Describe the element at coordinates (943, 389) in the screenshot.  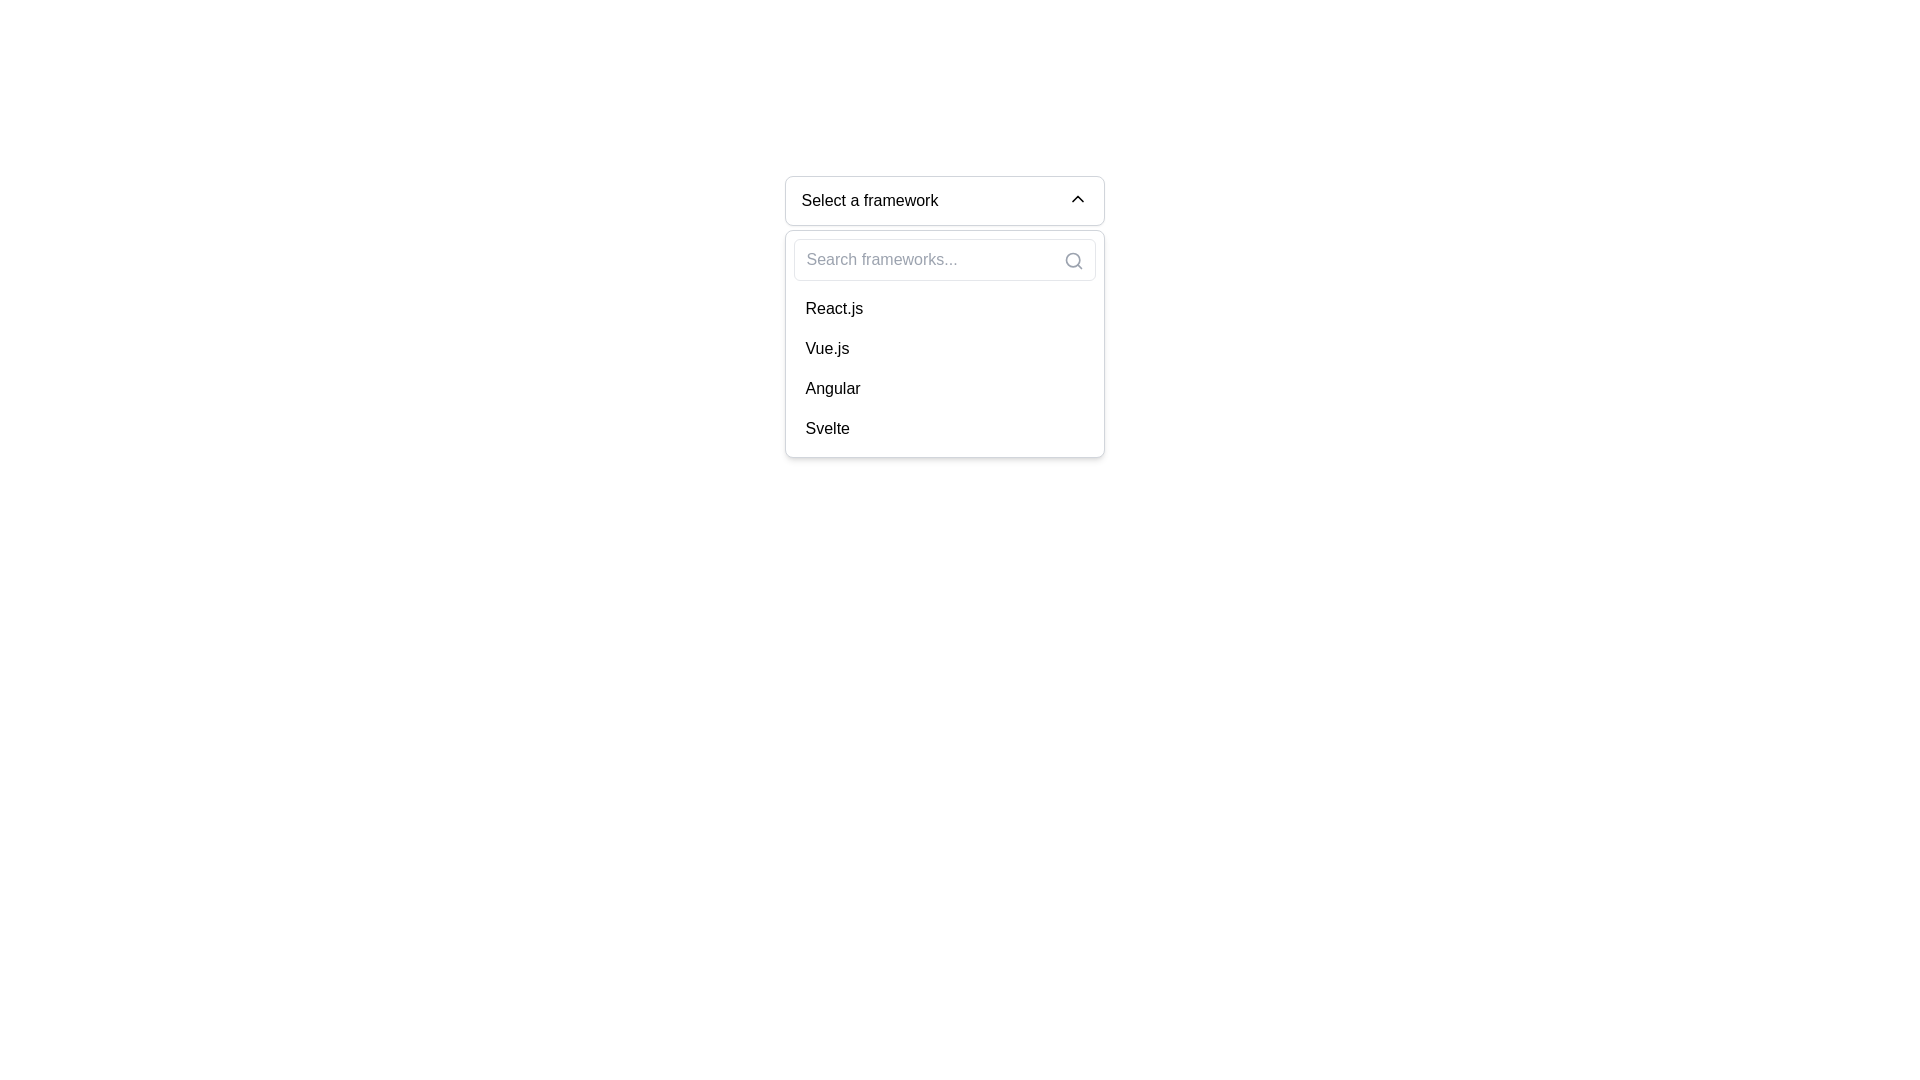
I see `the 'Angular' option in the dropdown menu` at that location.